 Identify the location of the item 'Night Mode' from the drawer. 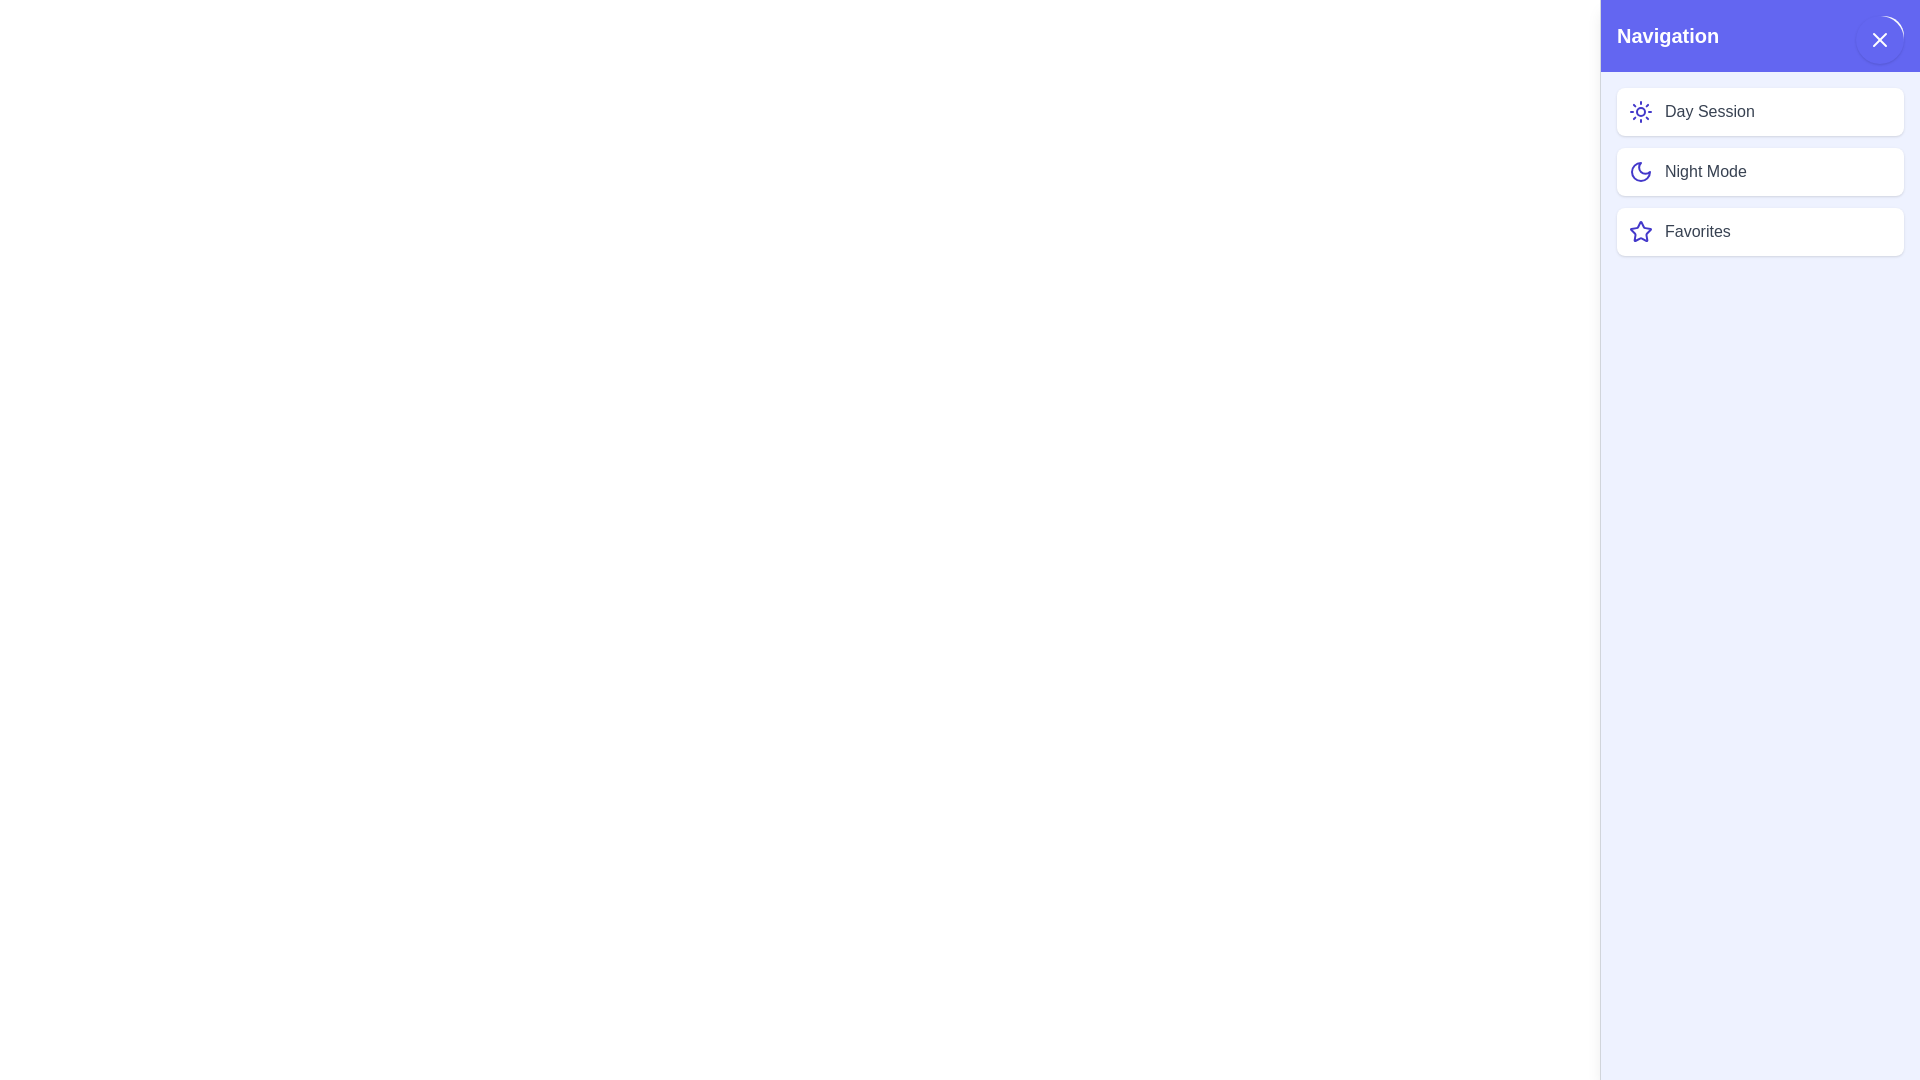
(1760, 171).